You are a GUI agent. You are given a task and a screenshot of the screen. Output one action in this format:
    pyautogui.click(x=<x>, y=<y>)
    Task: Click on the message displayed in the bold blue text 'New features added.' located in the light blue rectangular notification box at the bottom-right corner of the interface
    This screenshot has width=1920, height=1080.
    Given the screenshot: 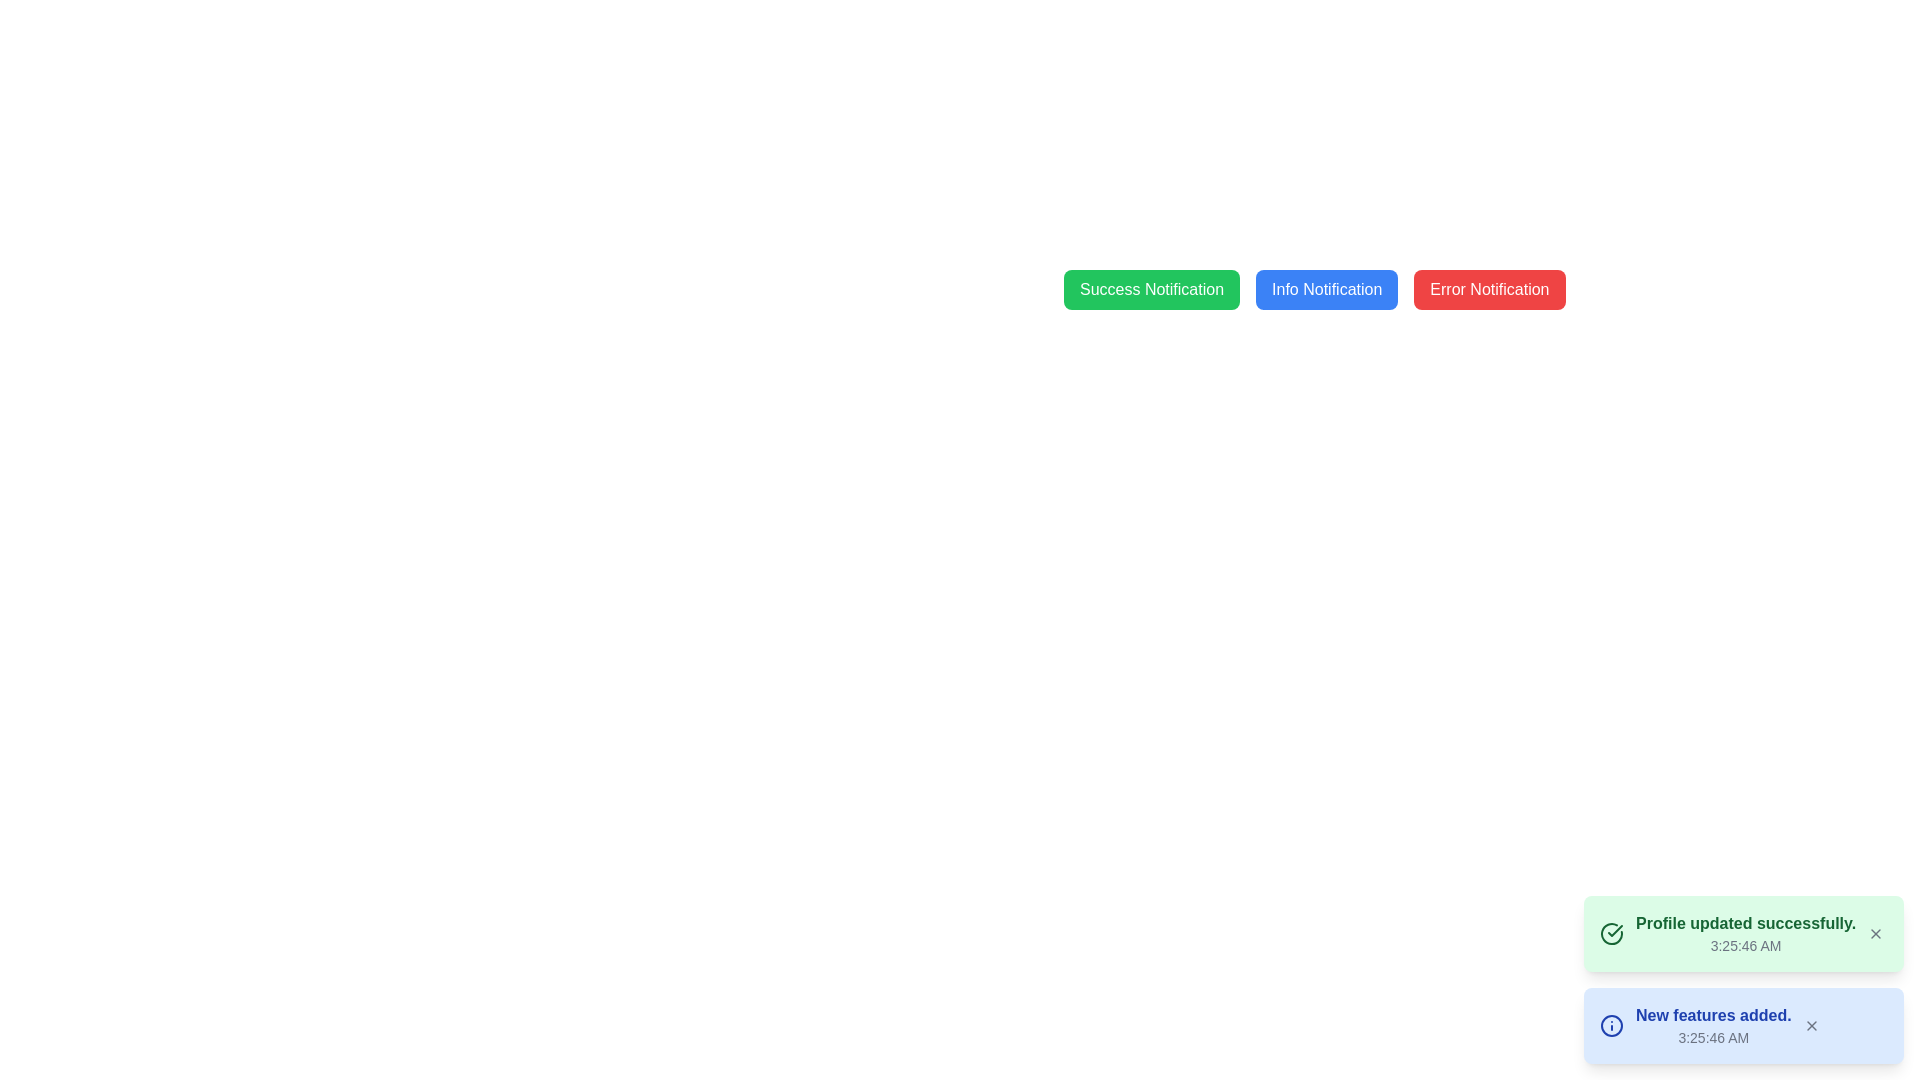 What is the action you would take?
    pyautogui.click(x=1712, y=1015)
    